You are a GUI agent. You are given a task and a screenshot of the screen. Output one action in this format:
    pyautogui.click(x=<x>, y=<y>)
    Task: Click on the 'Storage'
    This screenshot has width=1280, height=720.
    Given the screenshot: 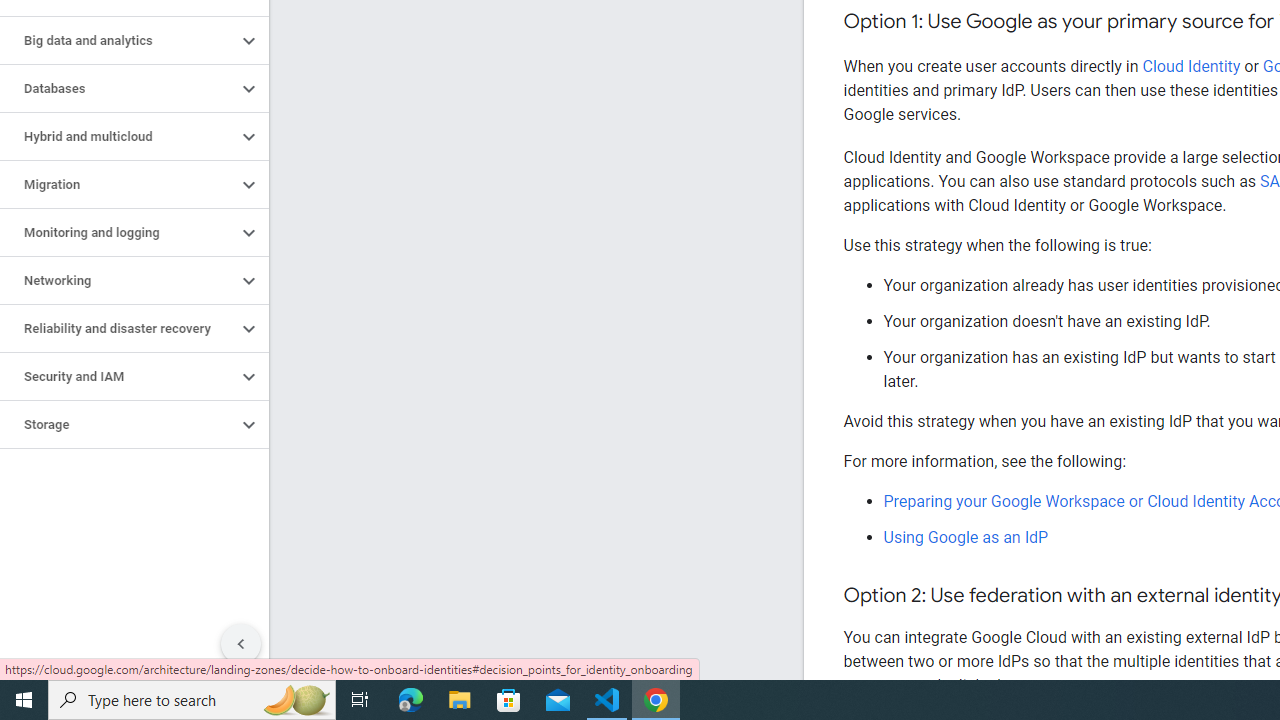 What is the action you would take?
    pyautogui.click(x=117, y=424)
    